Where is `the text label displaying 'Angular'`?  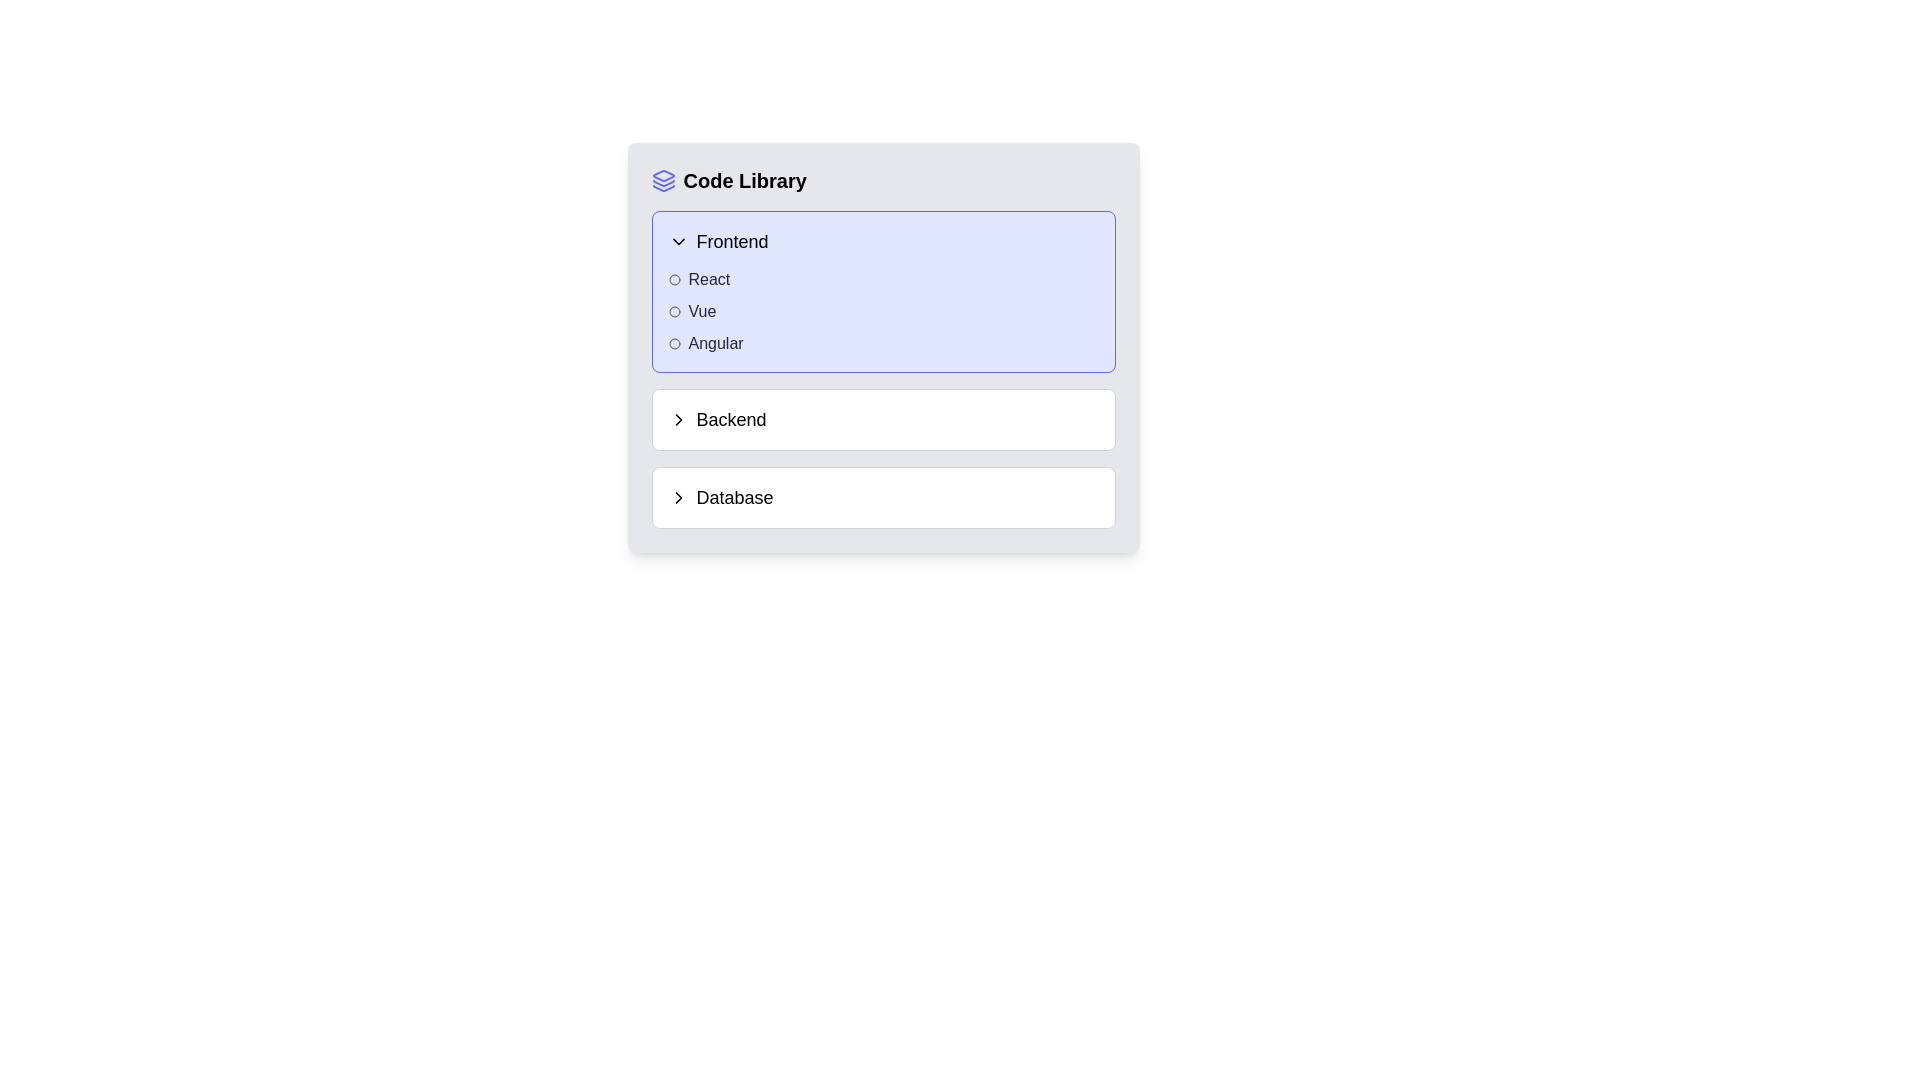 the text label displaying 'Angular' is located at coordinates (716, 342).